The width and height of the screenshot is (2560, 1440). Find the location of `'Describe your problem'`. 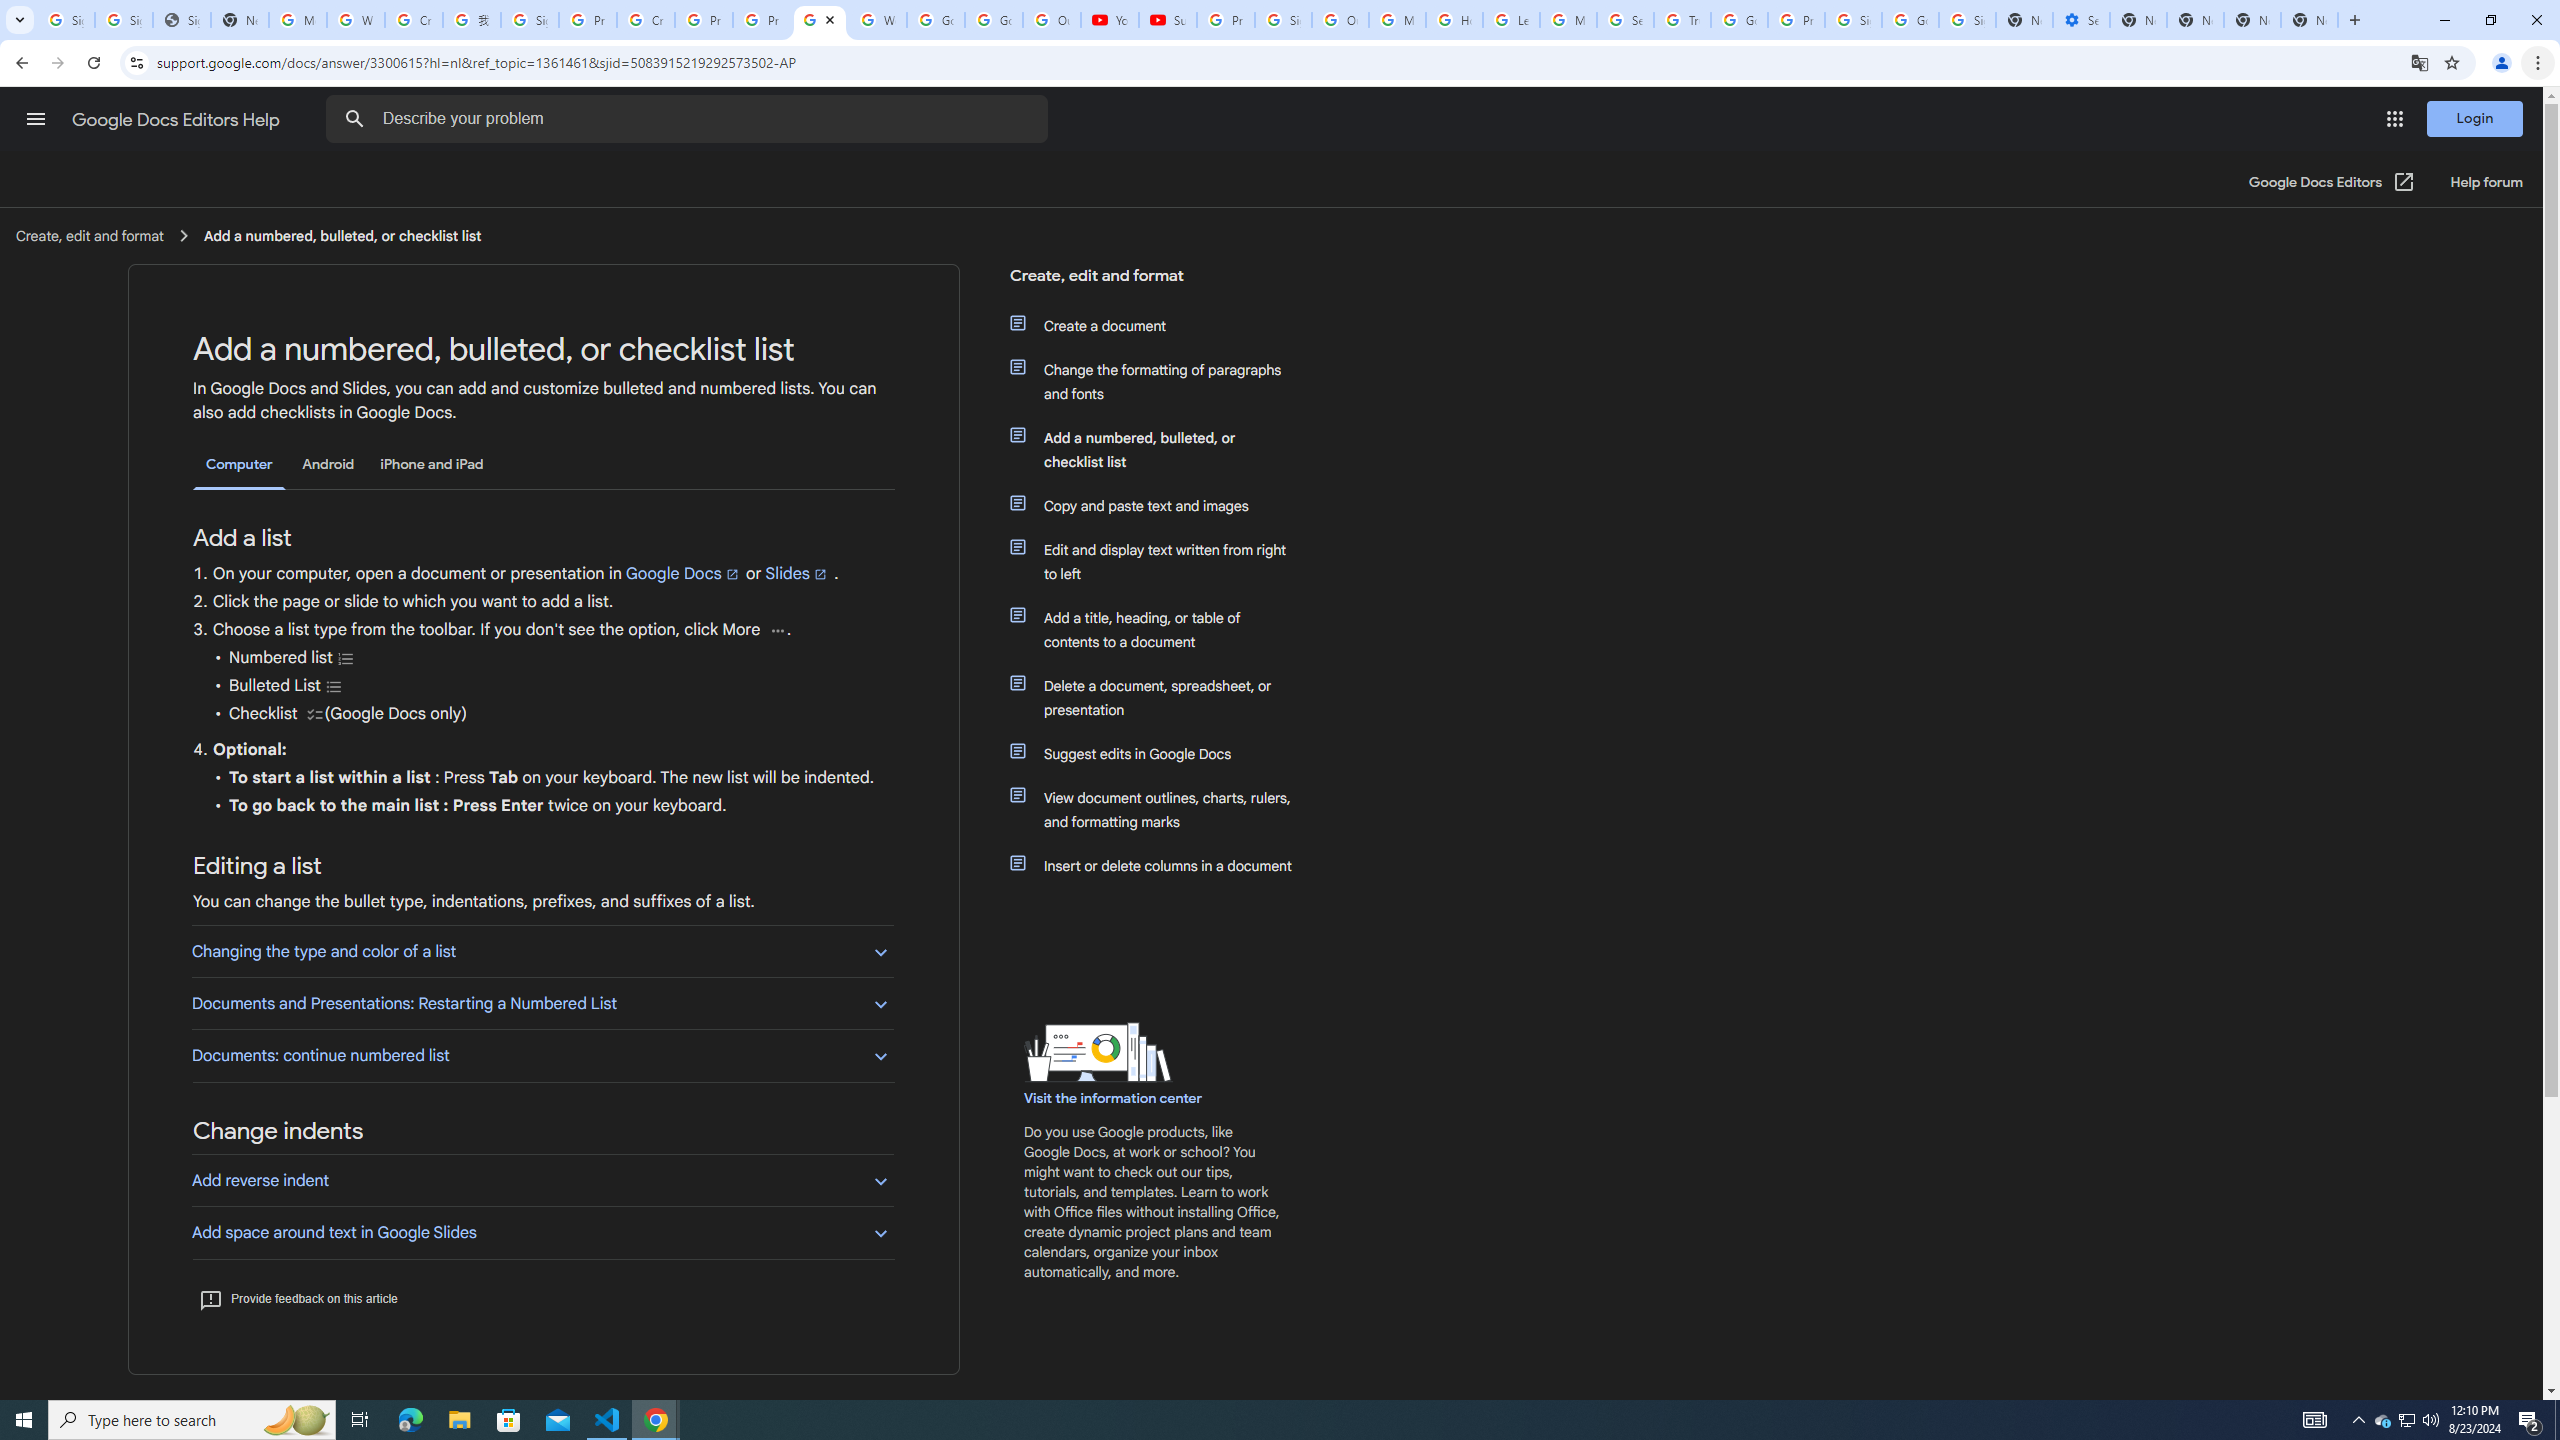

'Describe your problem' is located at coordinates (688, 118).